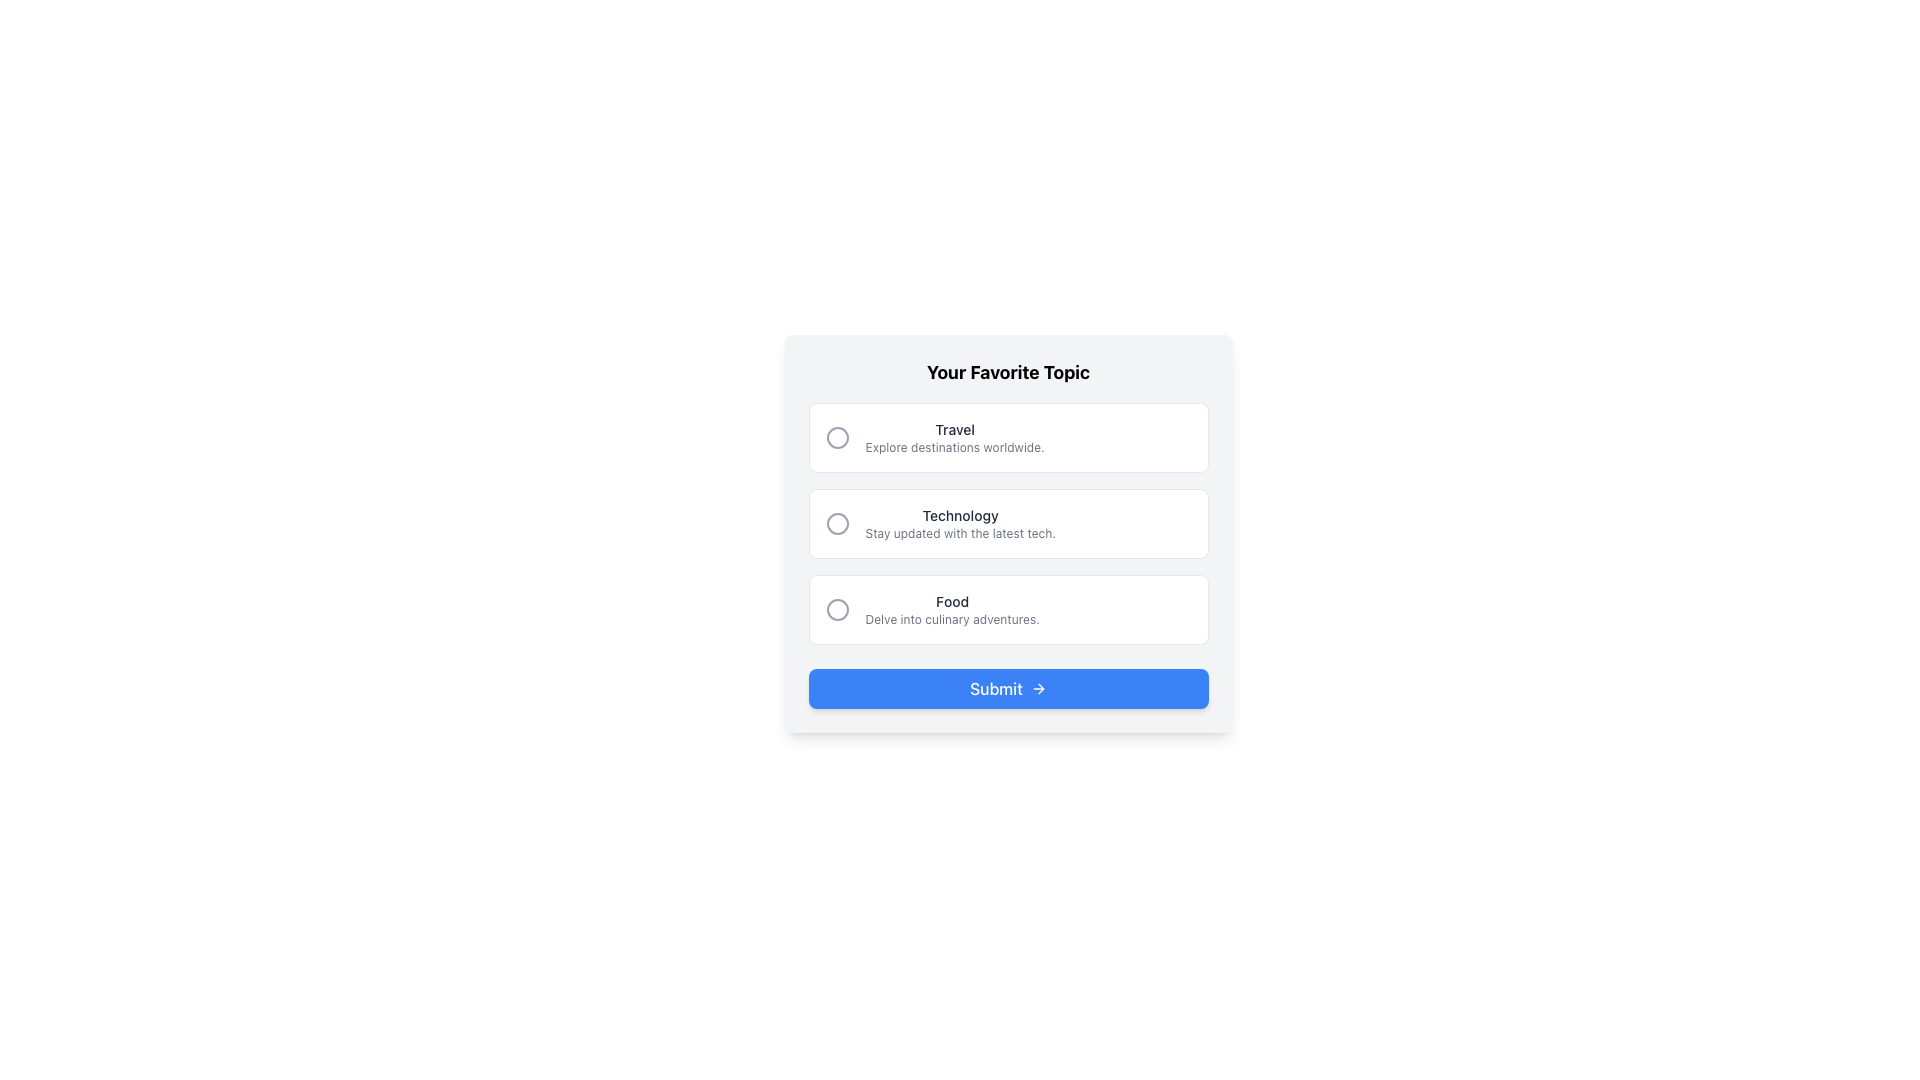 The height and width of the screenshot is (1080, 1920). What do you see at coordinates (837, 608) in the screenshot?
I see `the center of the circular icon with a gray outline and white fill, located at the left side of the 'Food' section in the vertical list of topics` at bounding box center [837, 608].